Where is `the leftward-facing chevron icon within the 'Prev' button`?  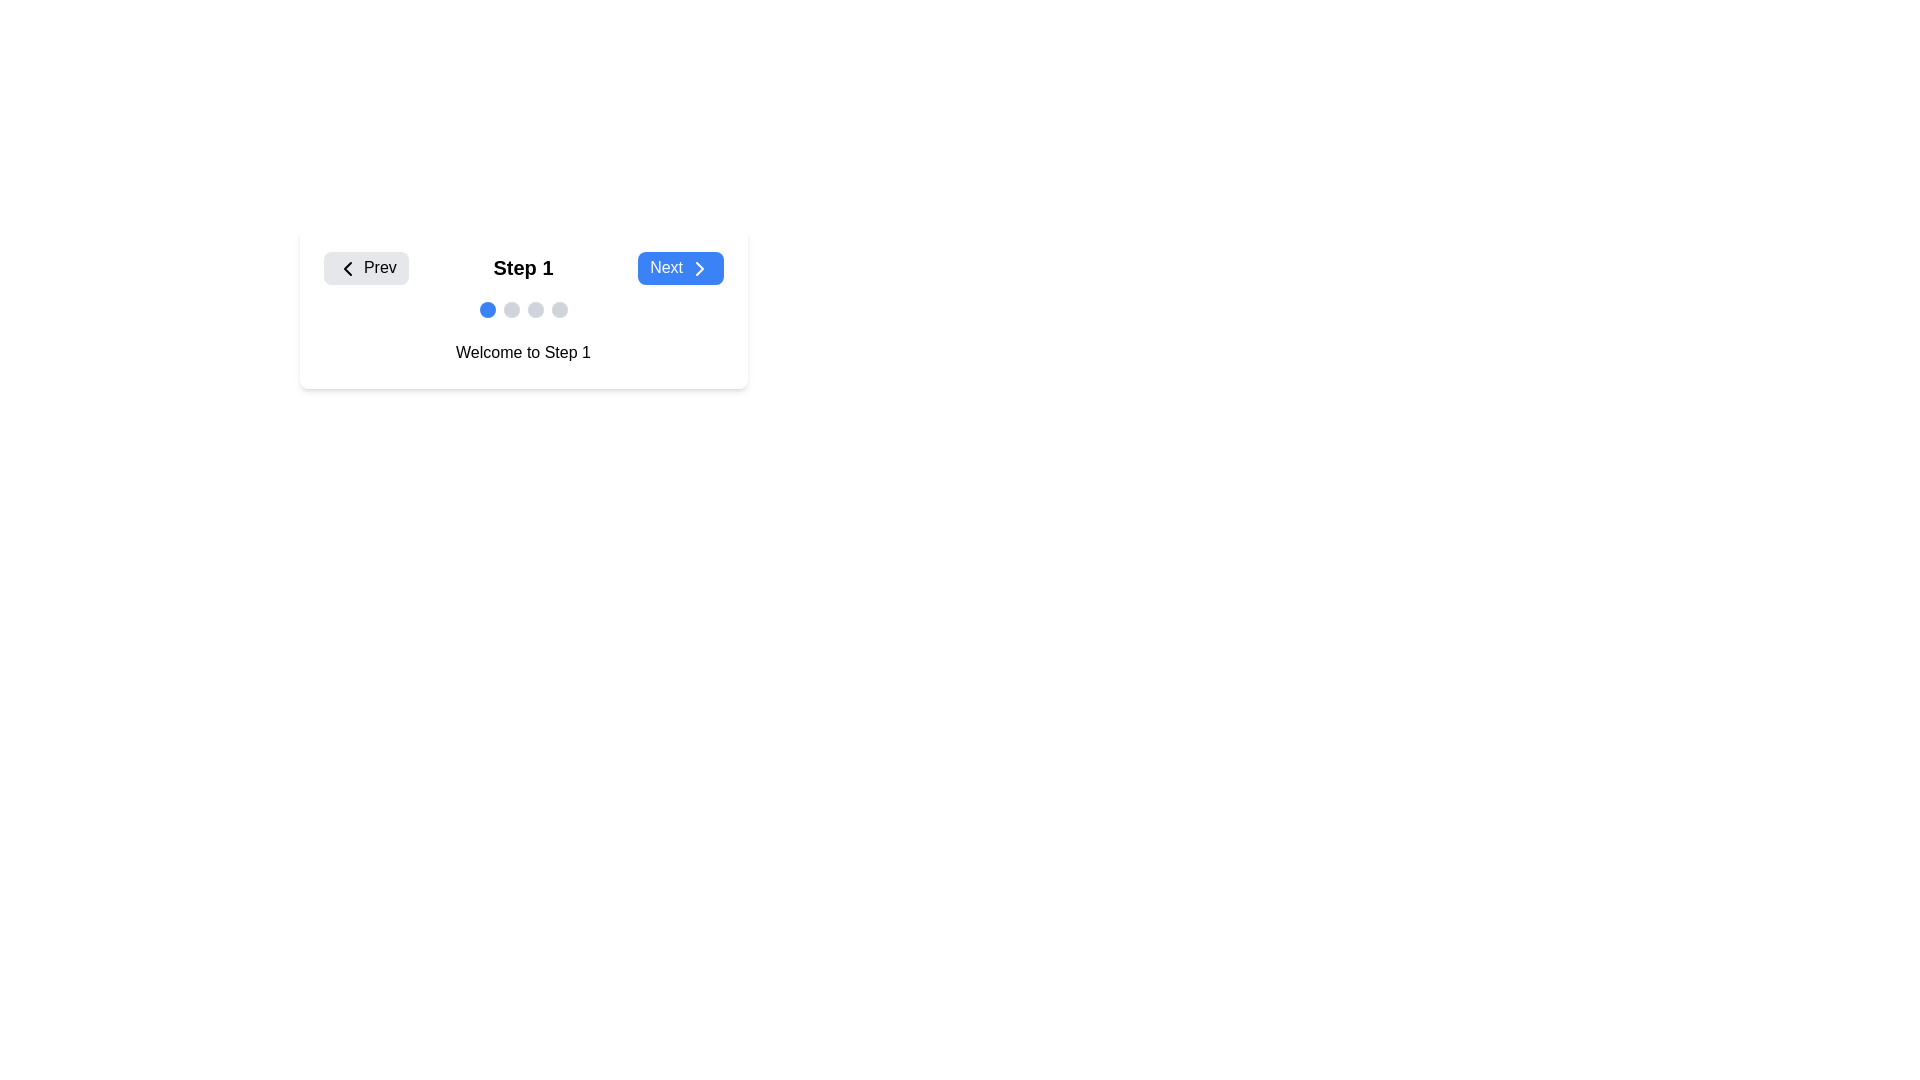 the leftward-facing chevron icon within the 'Prev' button is located at coordinates (347, 267).